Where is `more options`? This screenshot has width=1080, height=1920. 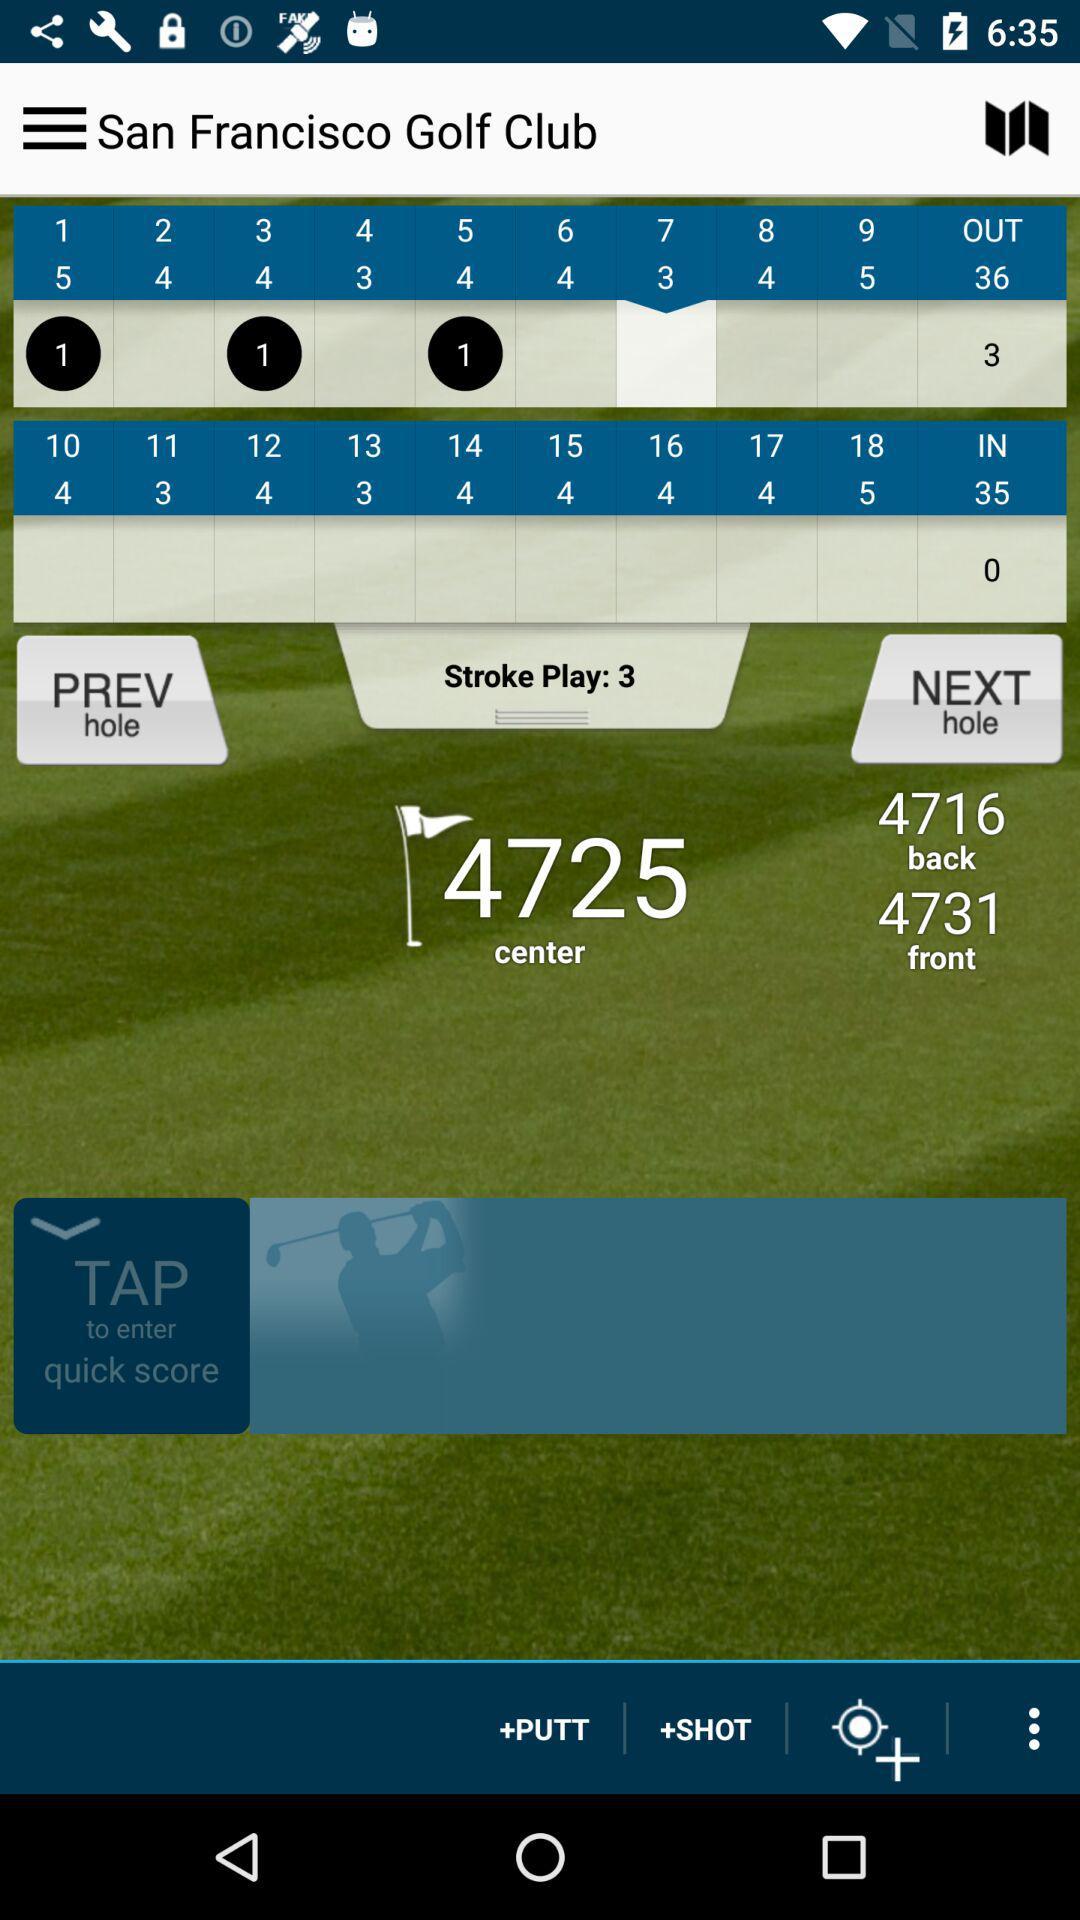
more options is located at coordinates (1014, 1727).